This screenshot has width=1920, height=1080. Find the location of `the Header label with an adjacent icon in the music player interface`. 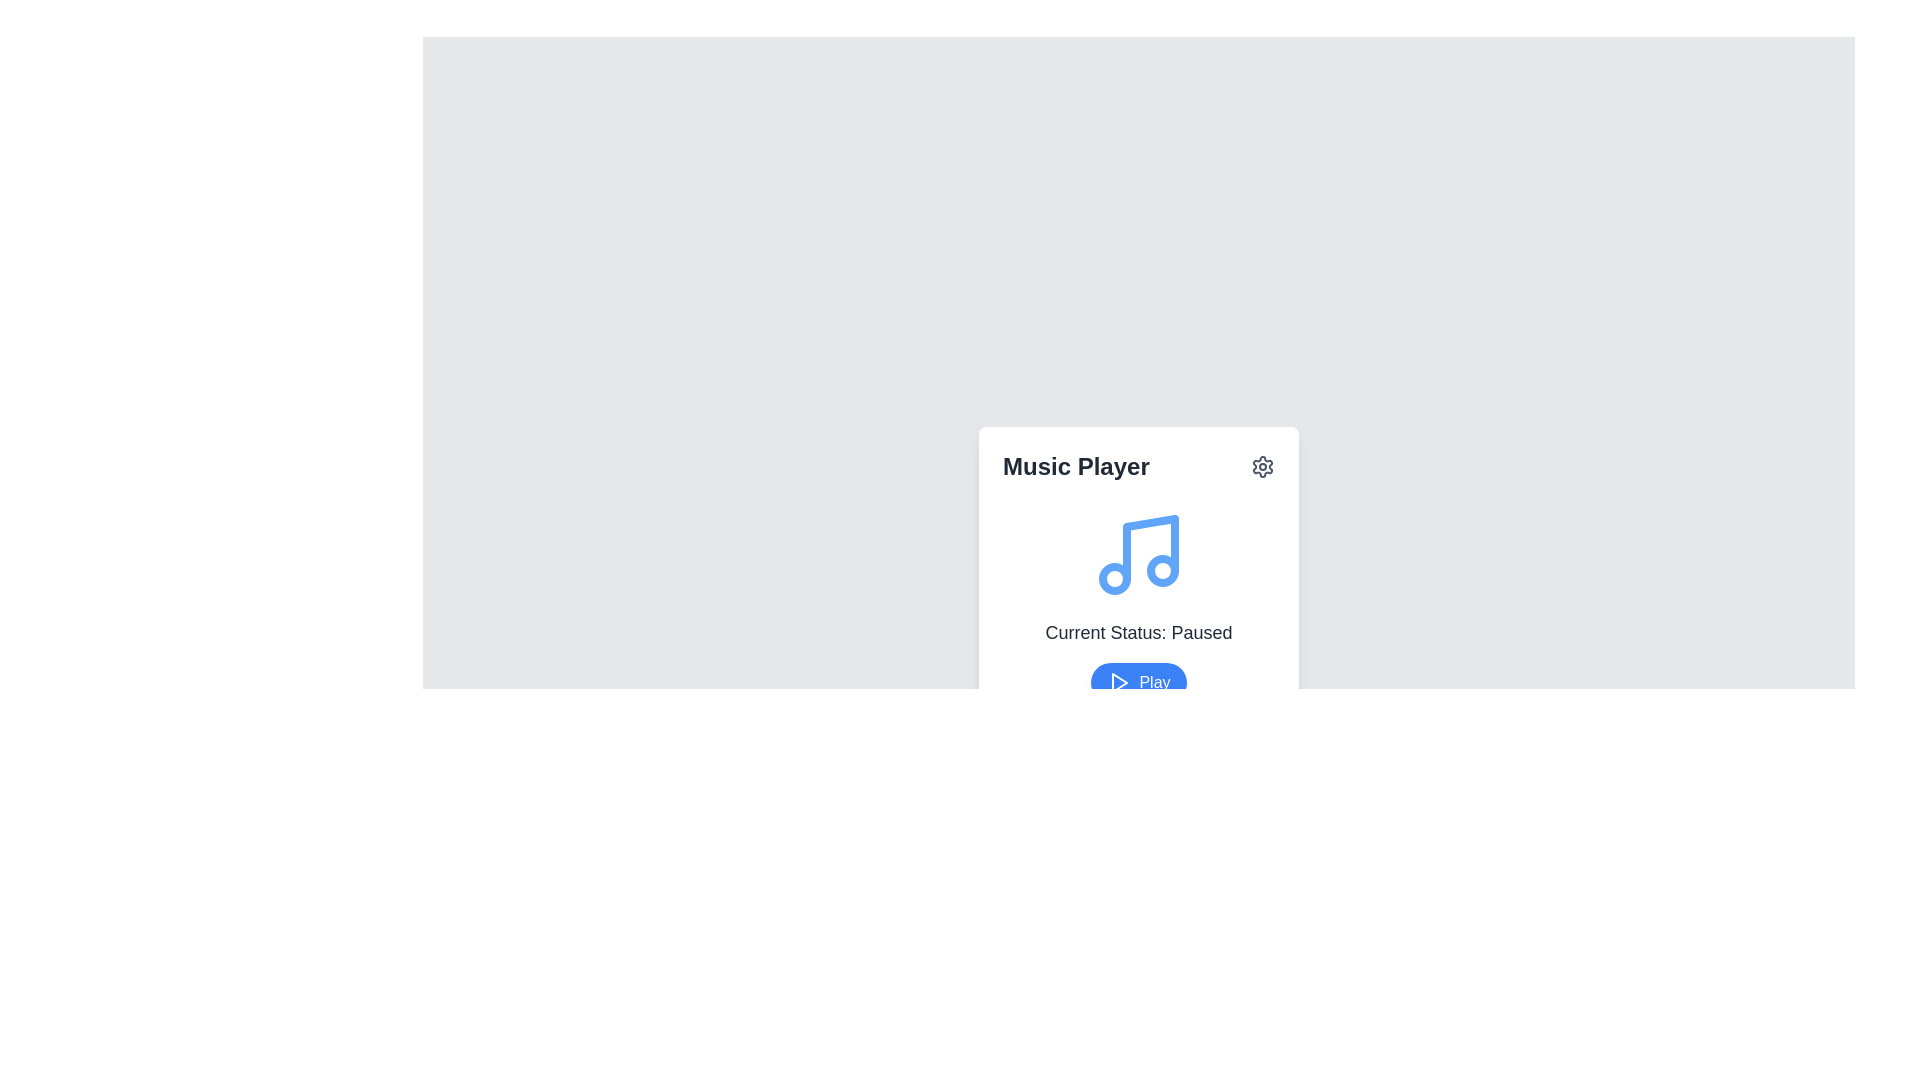

the Header label with an adjacent icon in the music player interface is located at coordinates (1138, 466).